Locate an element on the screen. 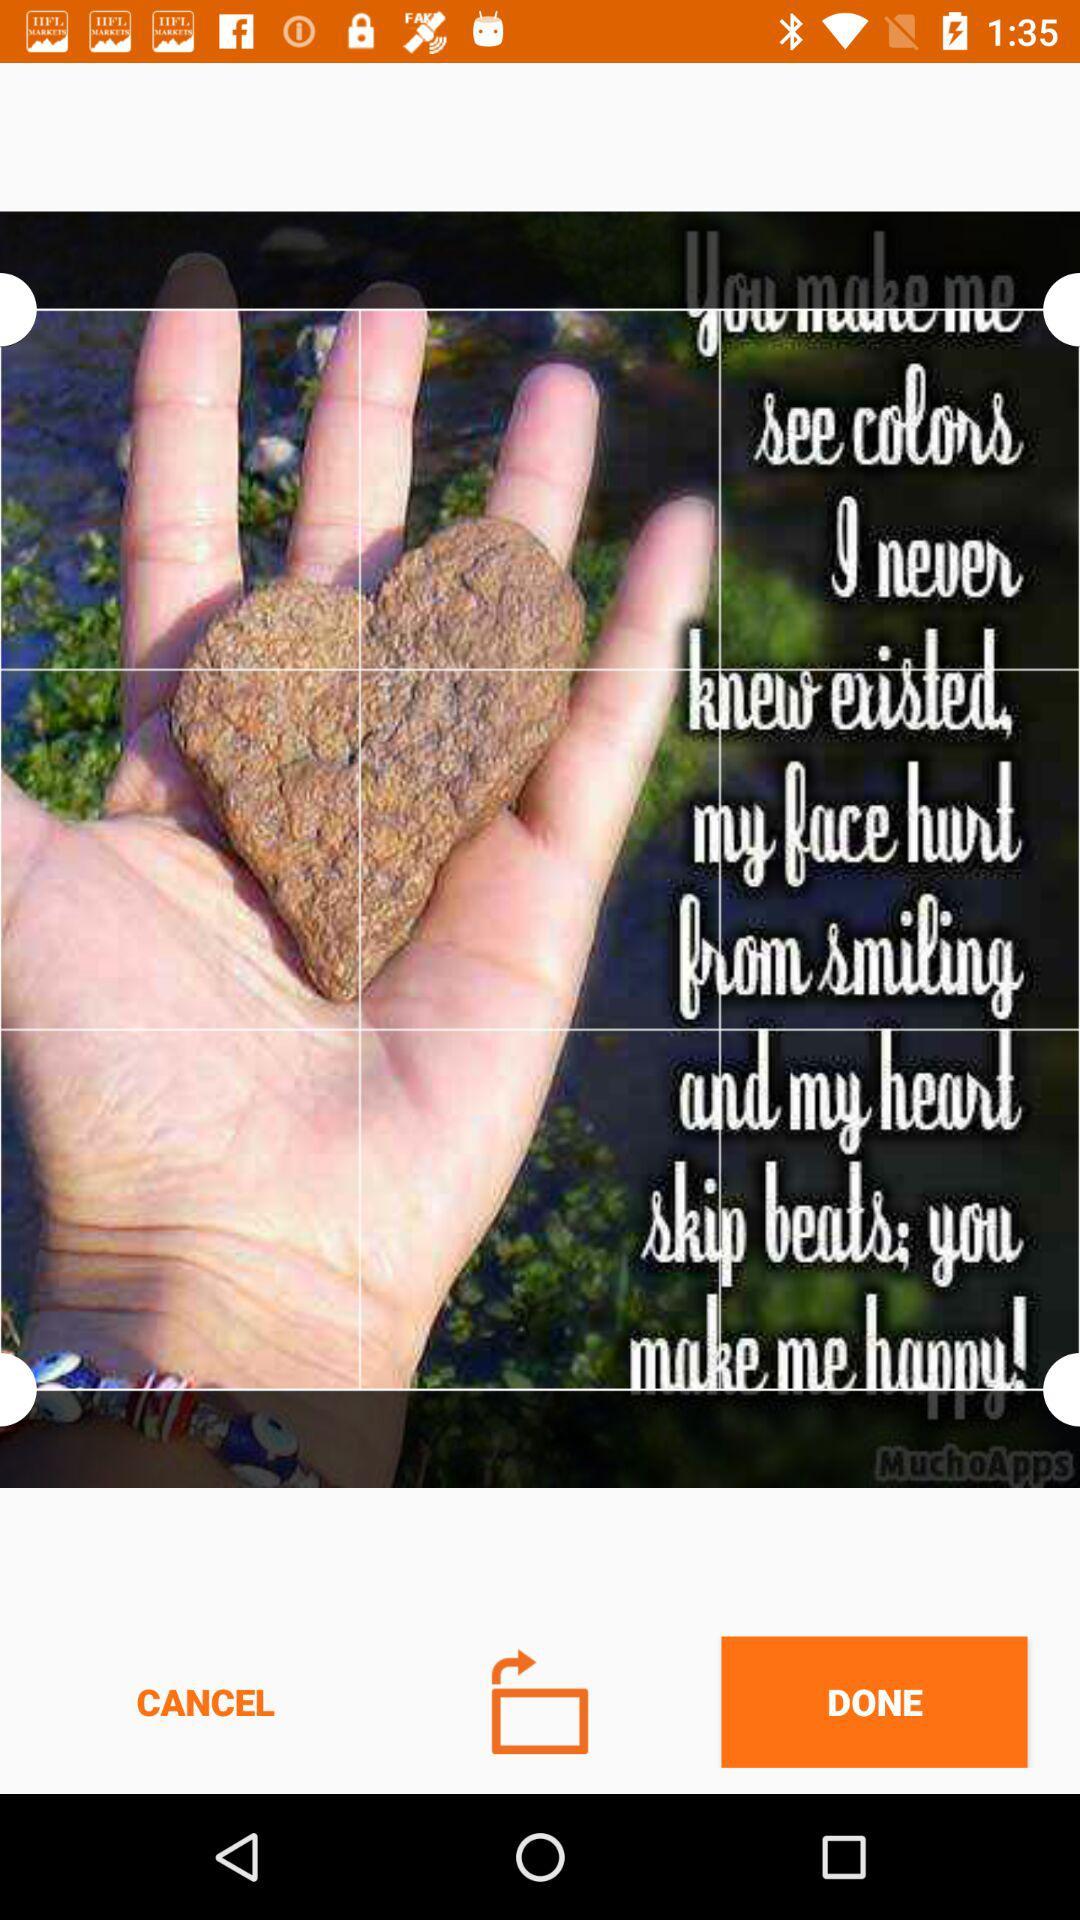  icon at the bottom right corner is located at coordinates (873, 1701).